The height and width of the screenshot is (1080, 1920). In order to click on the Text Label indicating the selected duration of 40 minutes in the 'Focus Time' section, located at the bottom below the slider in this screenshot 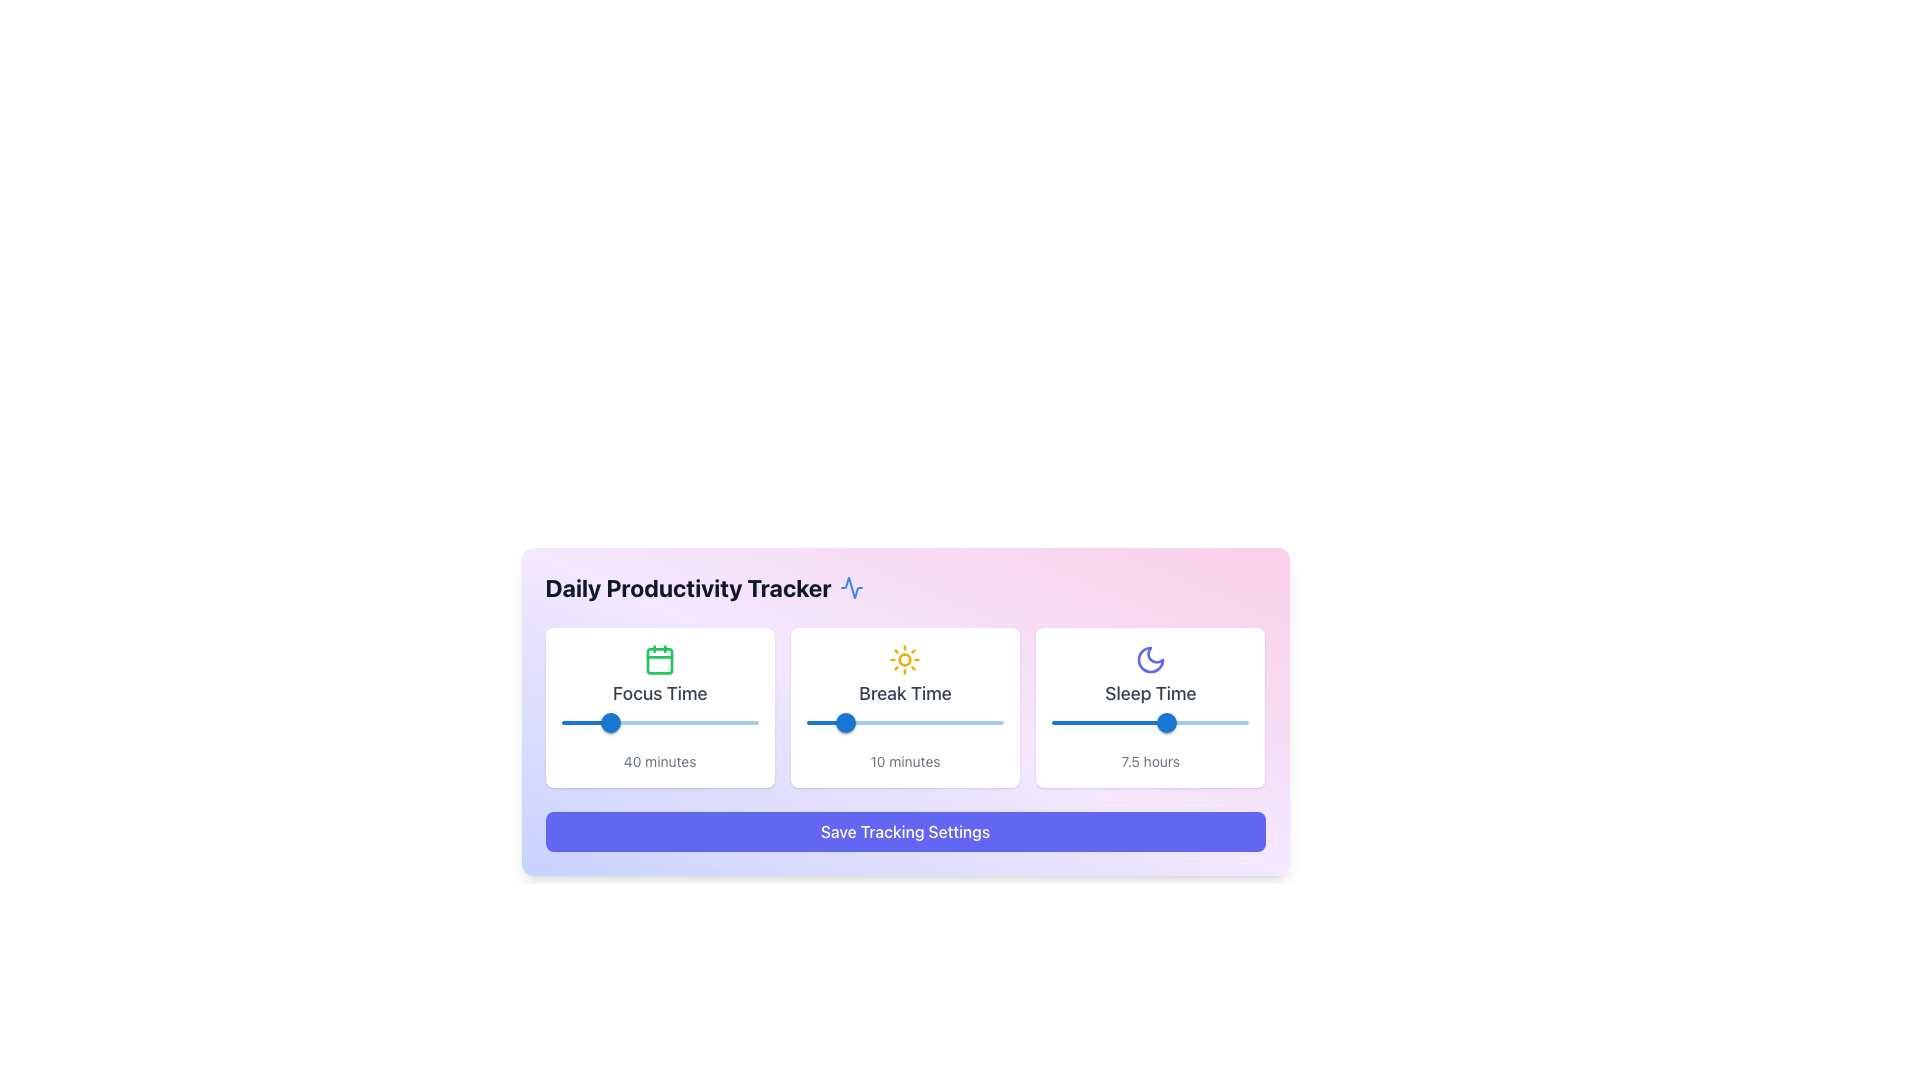, I will do `click(660, 762)`.